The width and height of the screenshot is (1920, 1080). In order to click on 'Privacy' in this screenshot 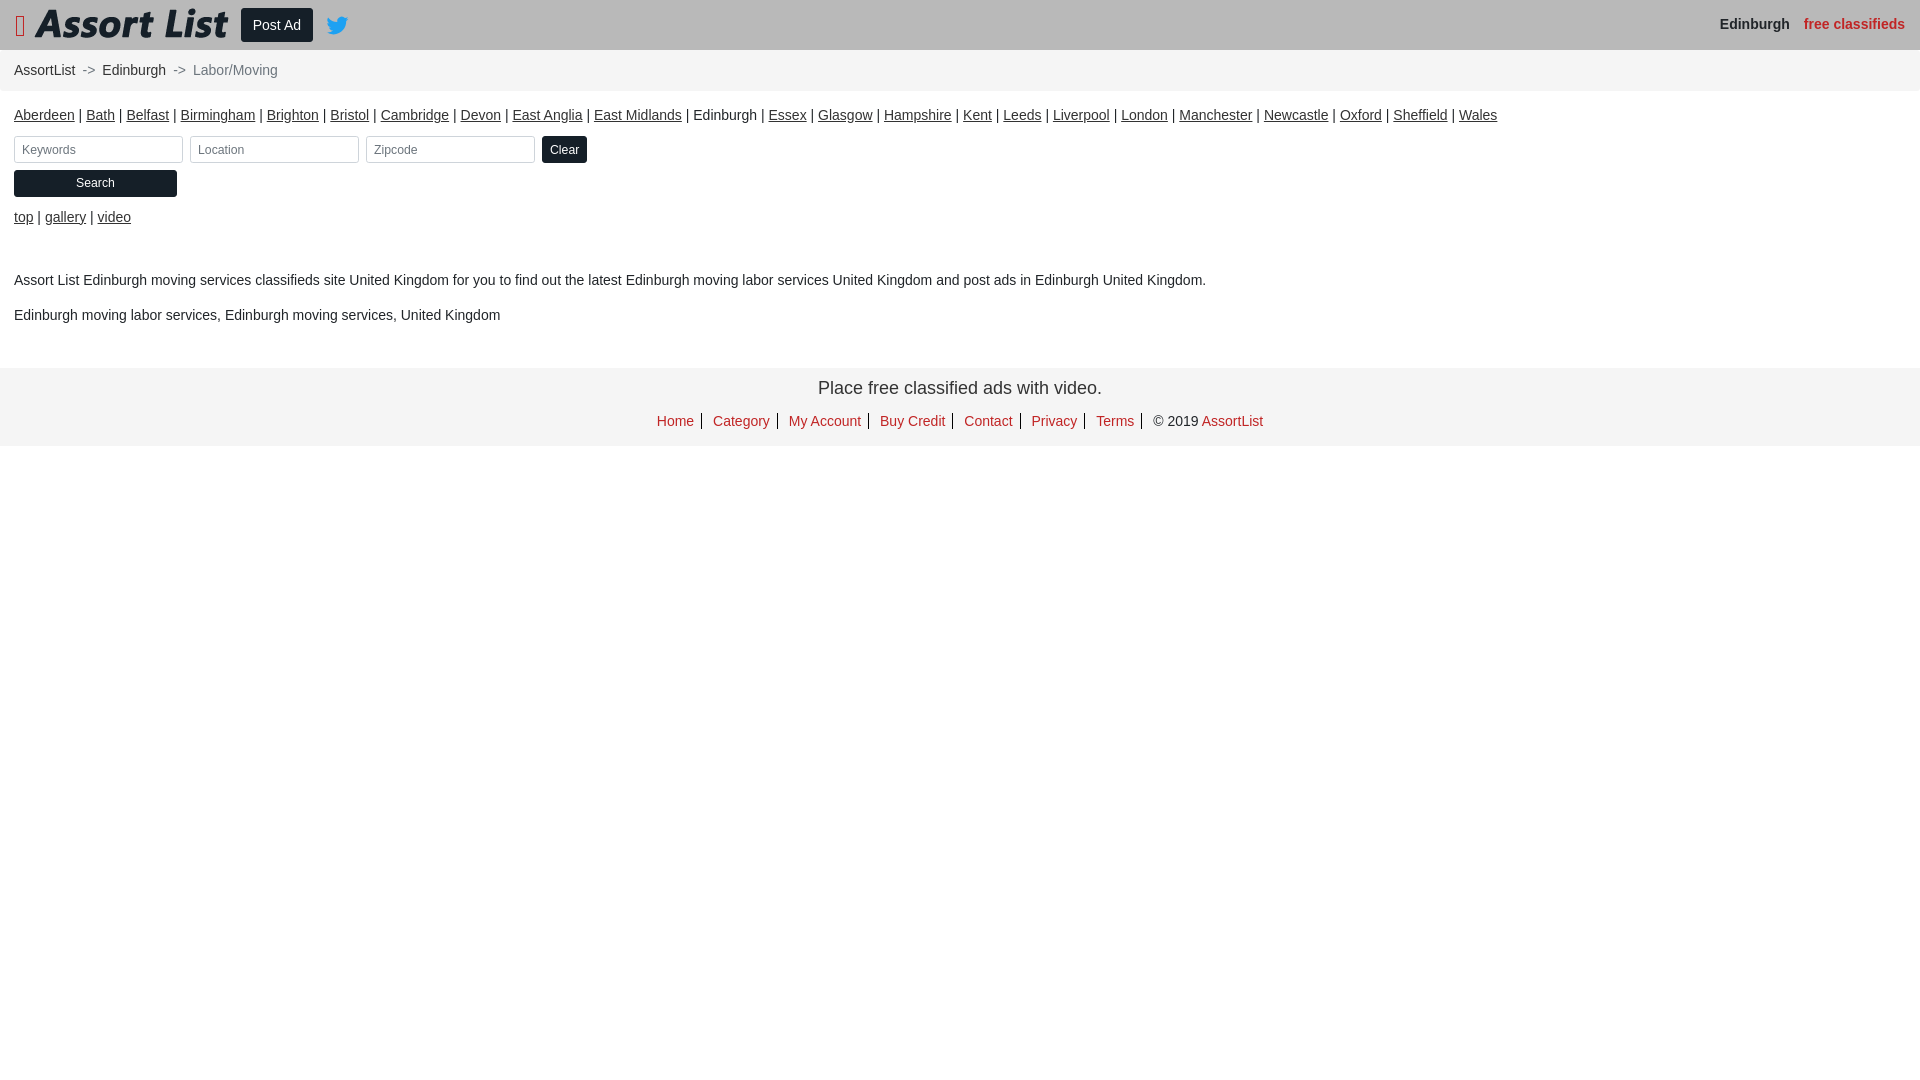, I will do `click(1053, 419)`.